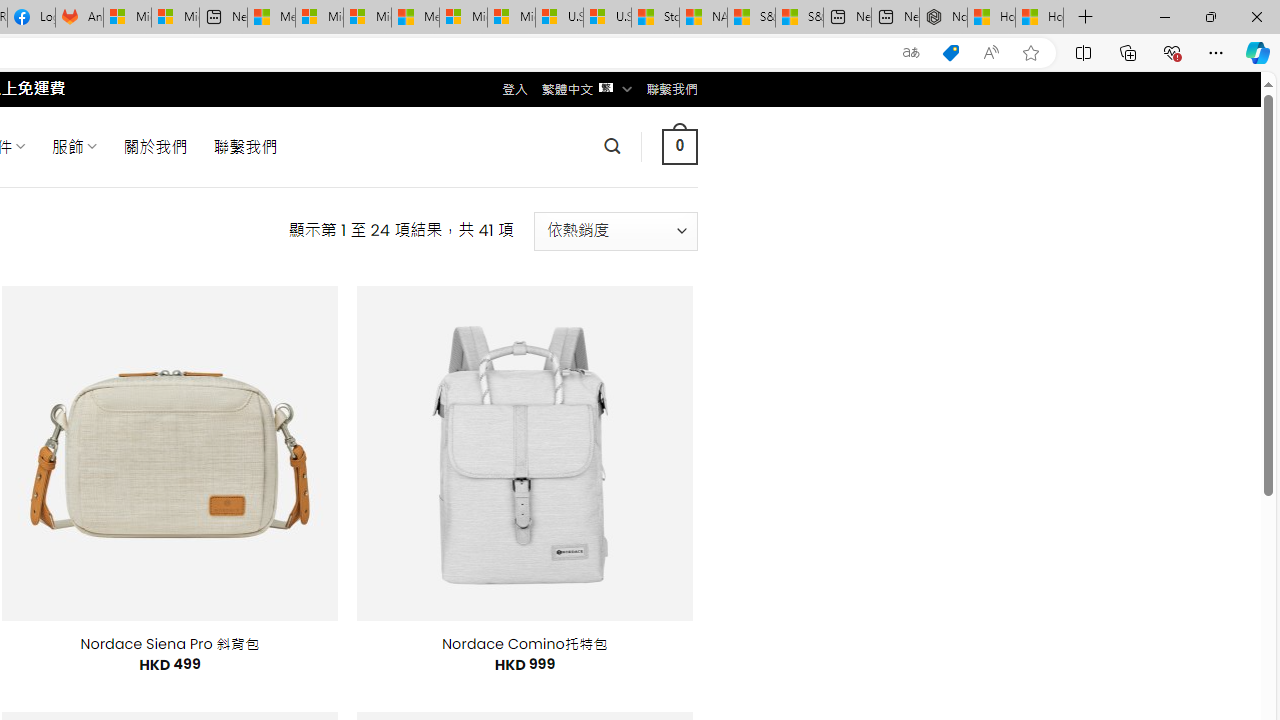  What do you see at coordinates (798, 17) in the screenshot?
I see `'S&P 500, Nasdaq end lower, weighed by Nvidia dip | Watch'` at bounding box center [798, 17].